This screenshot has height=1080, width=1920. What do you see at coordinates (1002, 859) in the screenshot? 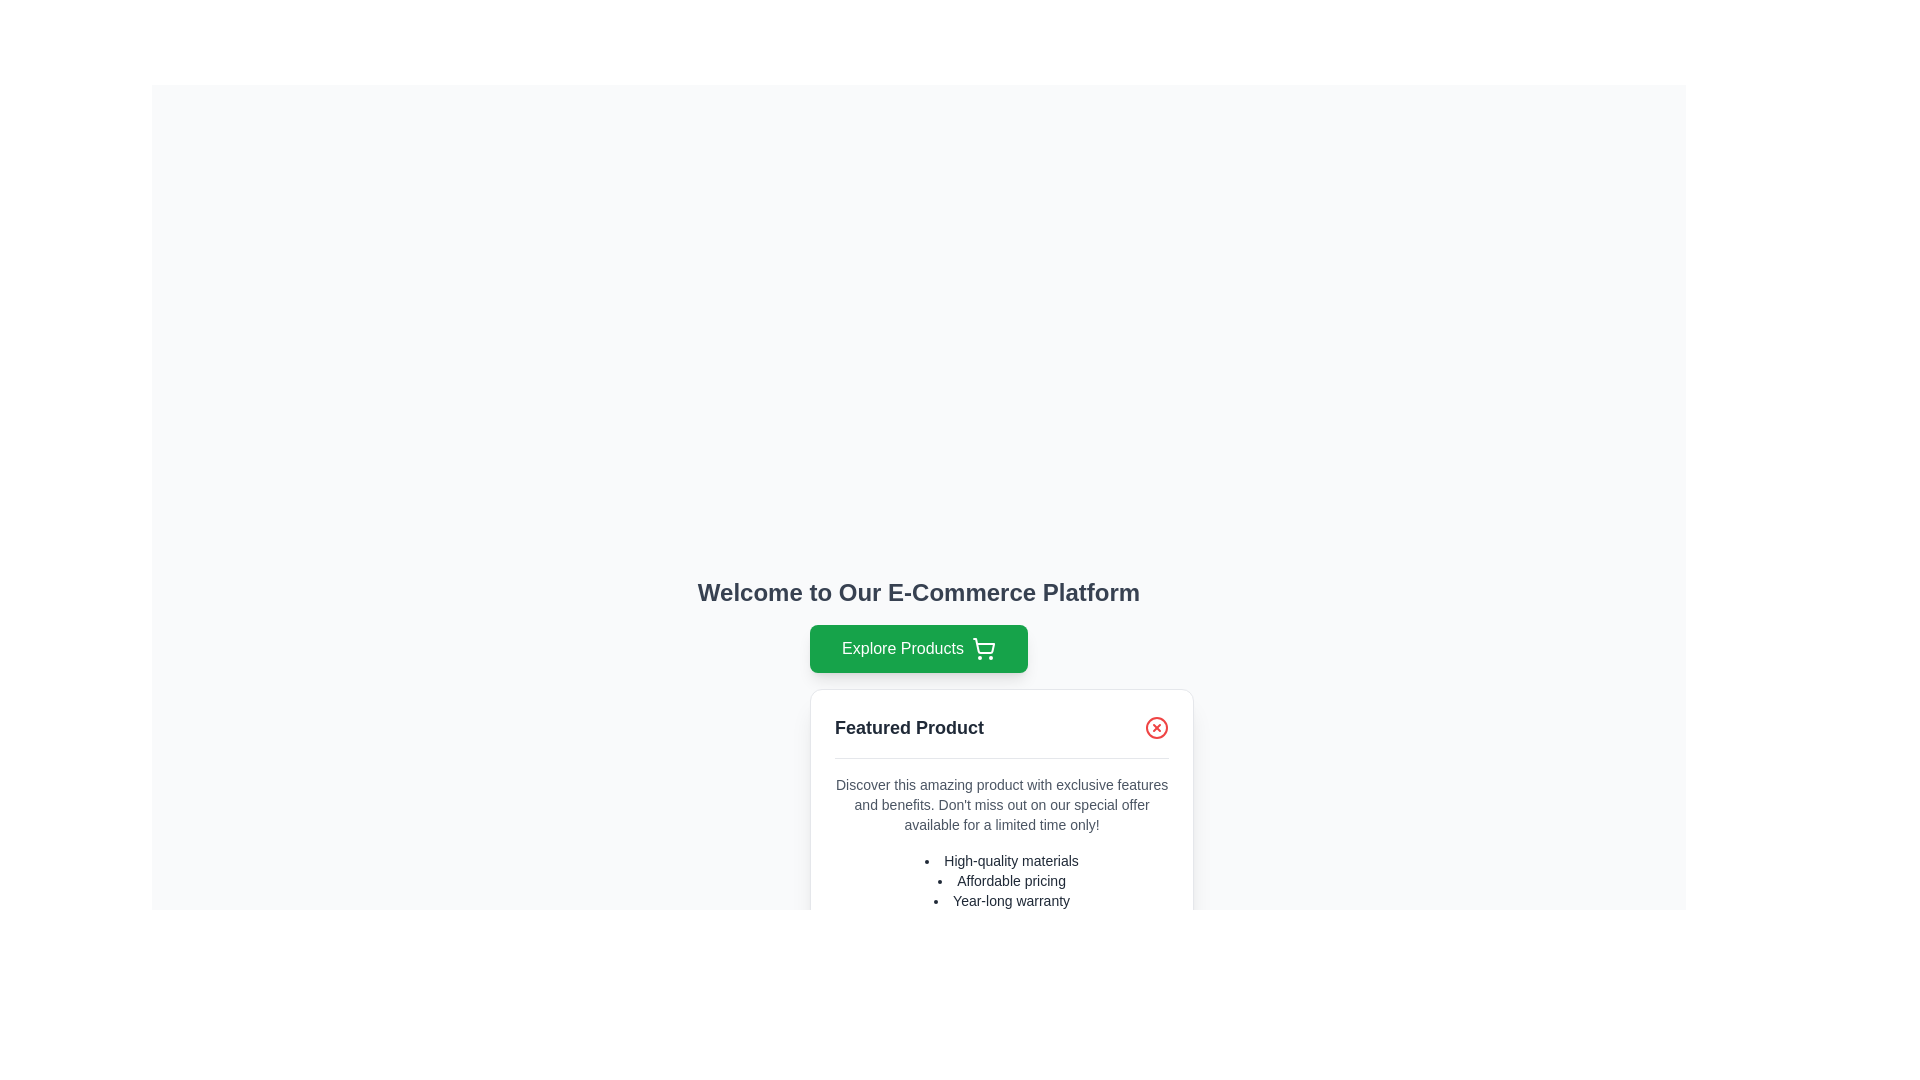
I see `text element that describes a feature of the product, which is the first item in the bulleted list under the 'Featured Product' section` at bounding box center [1002, 859].